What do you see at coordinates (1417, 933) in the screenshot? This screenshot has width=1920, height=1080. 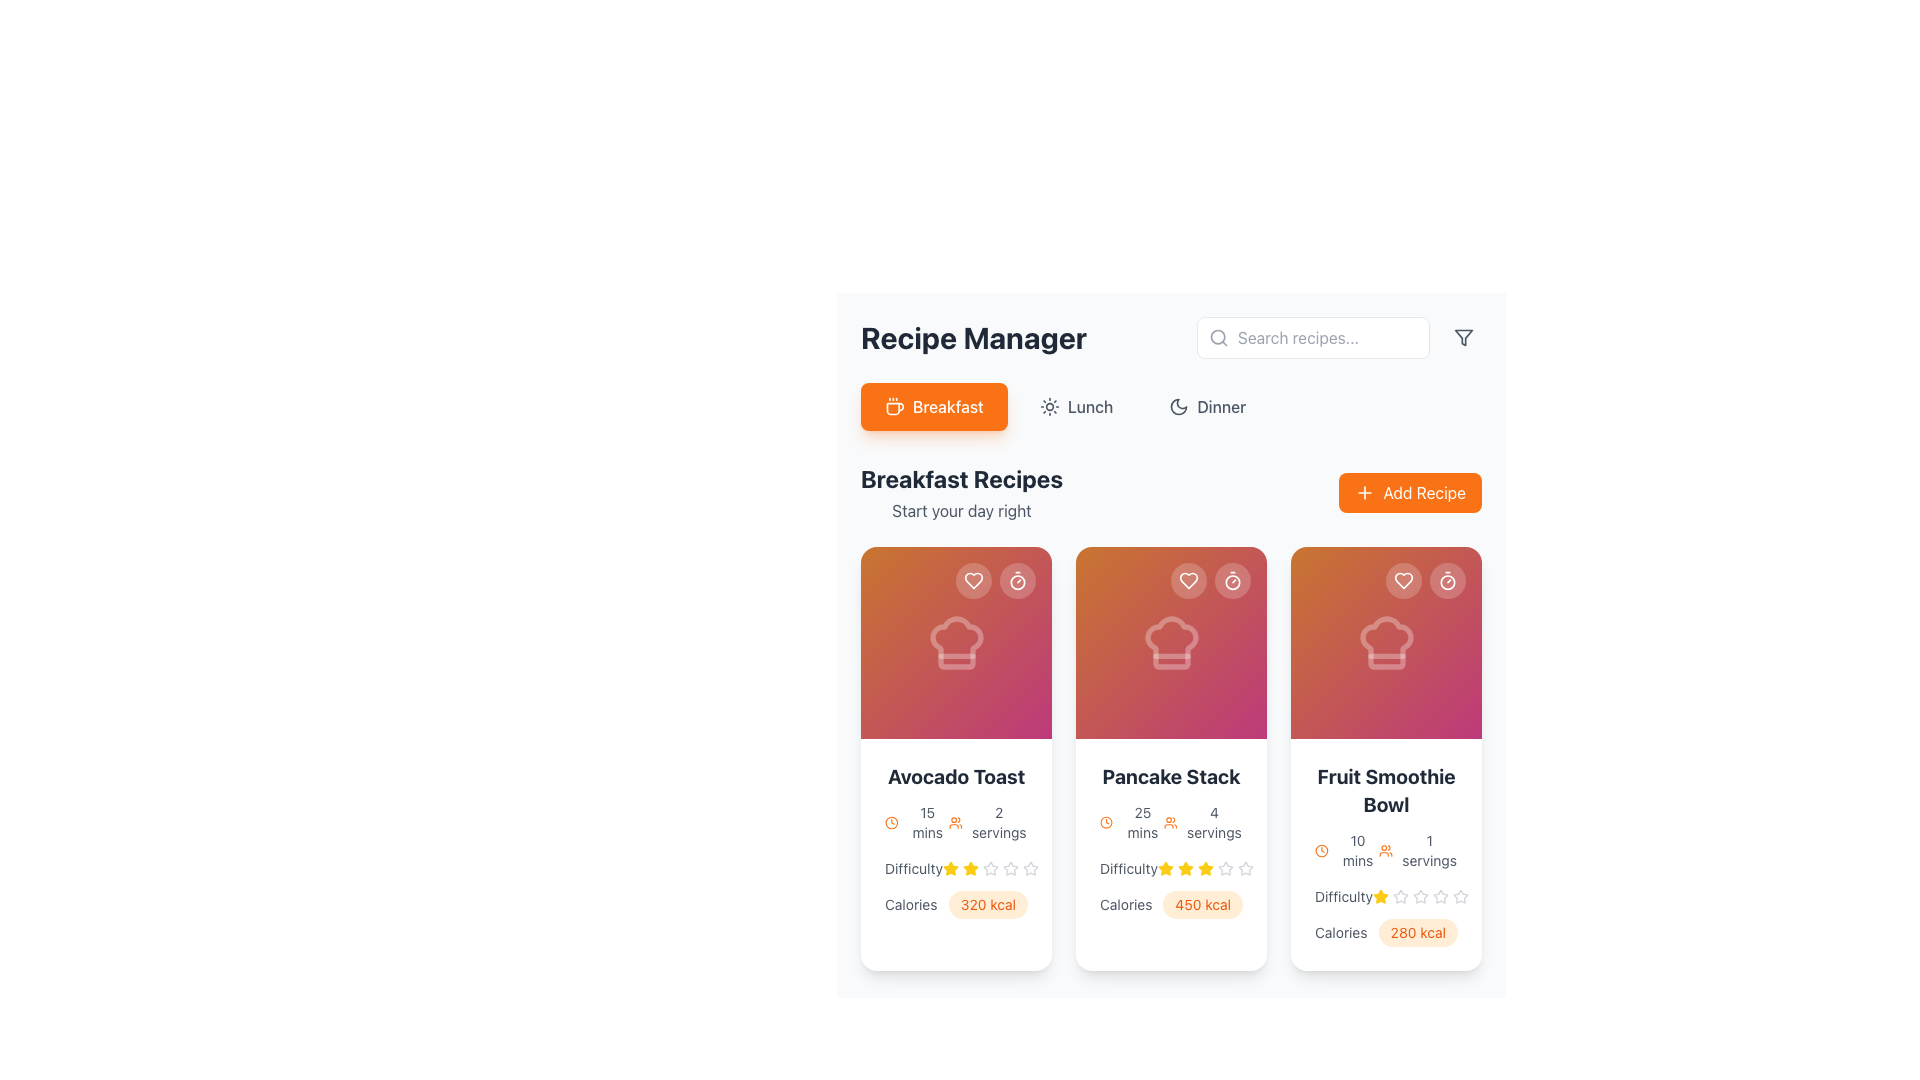 I see `the small pill-shaped label displaying '280 kcal' with a rounded orange background, located in the 'Calories' section of the 'Fruit Smoothie Bowl' card` at bounding box center [1417, 933].